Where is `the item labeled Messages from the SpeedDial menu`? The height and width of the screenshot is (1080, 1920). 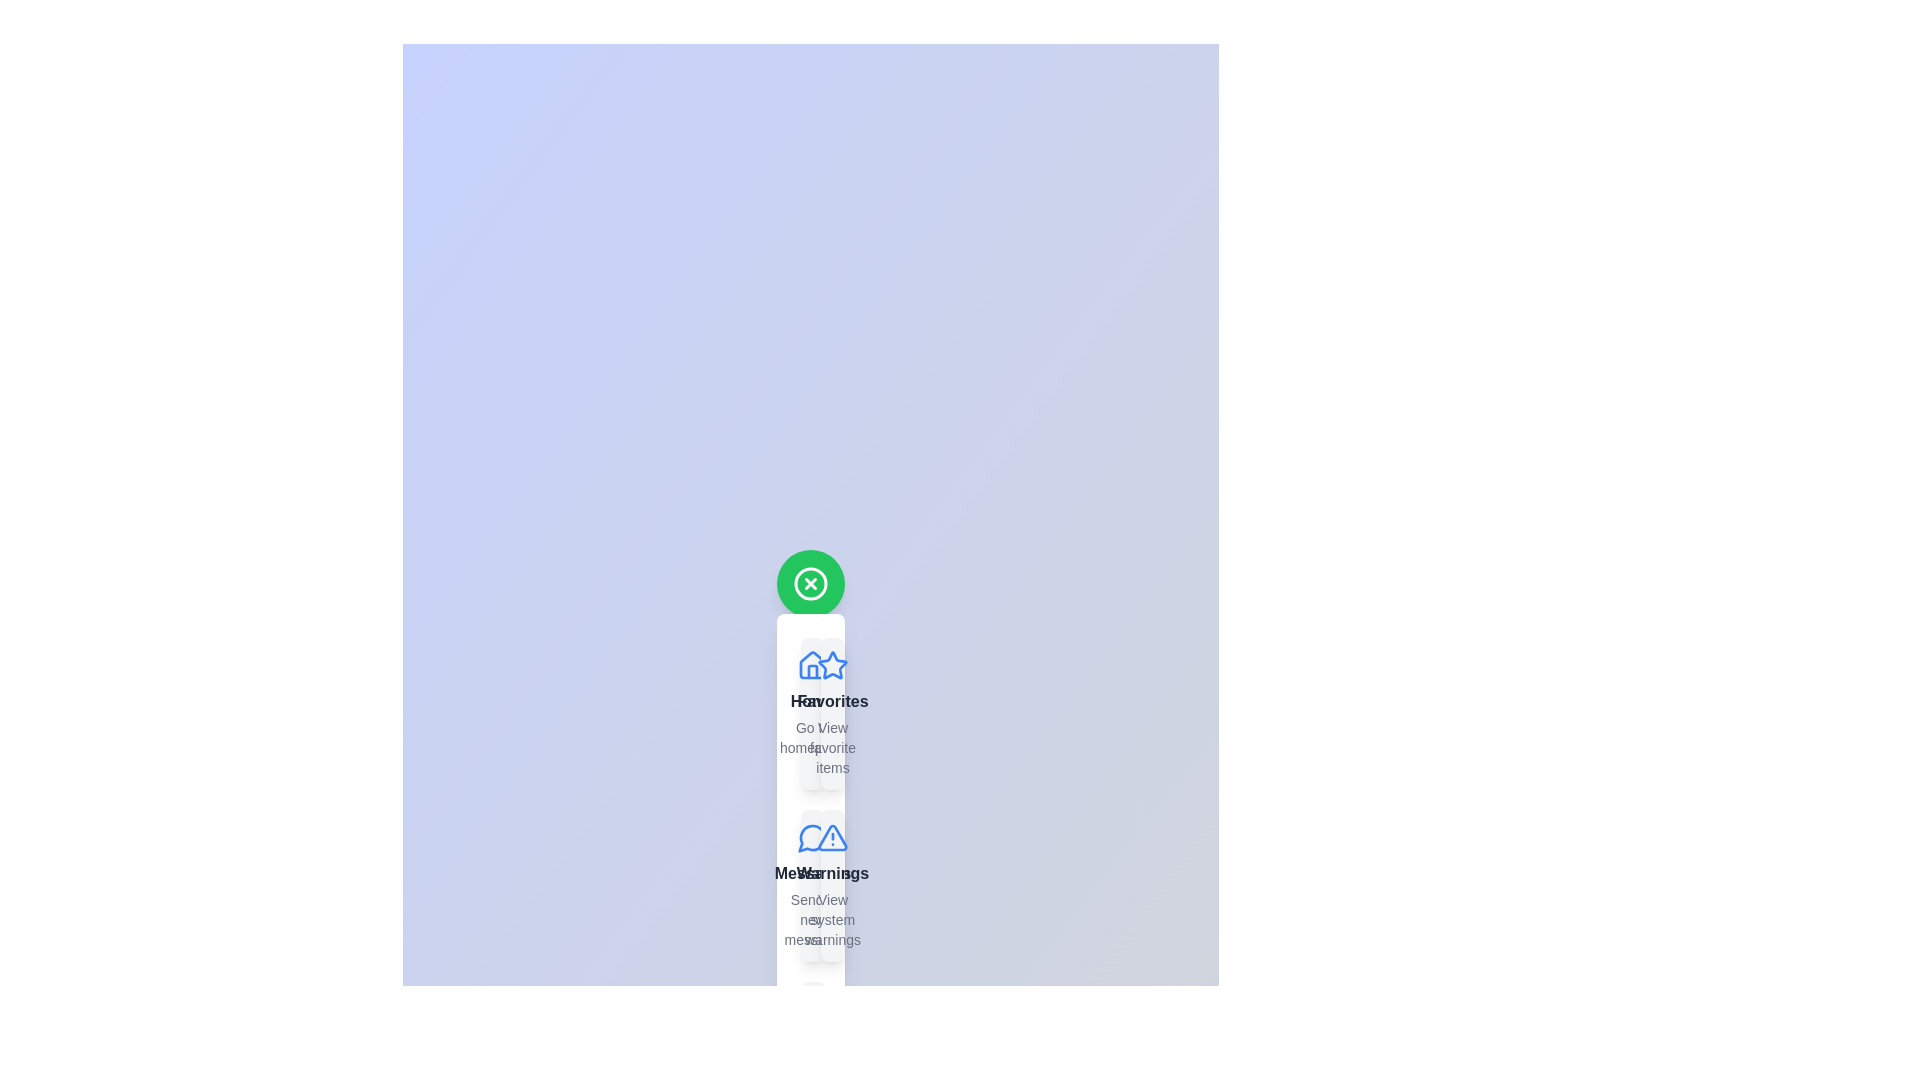 the item labeled Messages from the SpeedDial menu is located at coordinates (812, 885).